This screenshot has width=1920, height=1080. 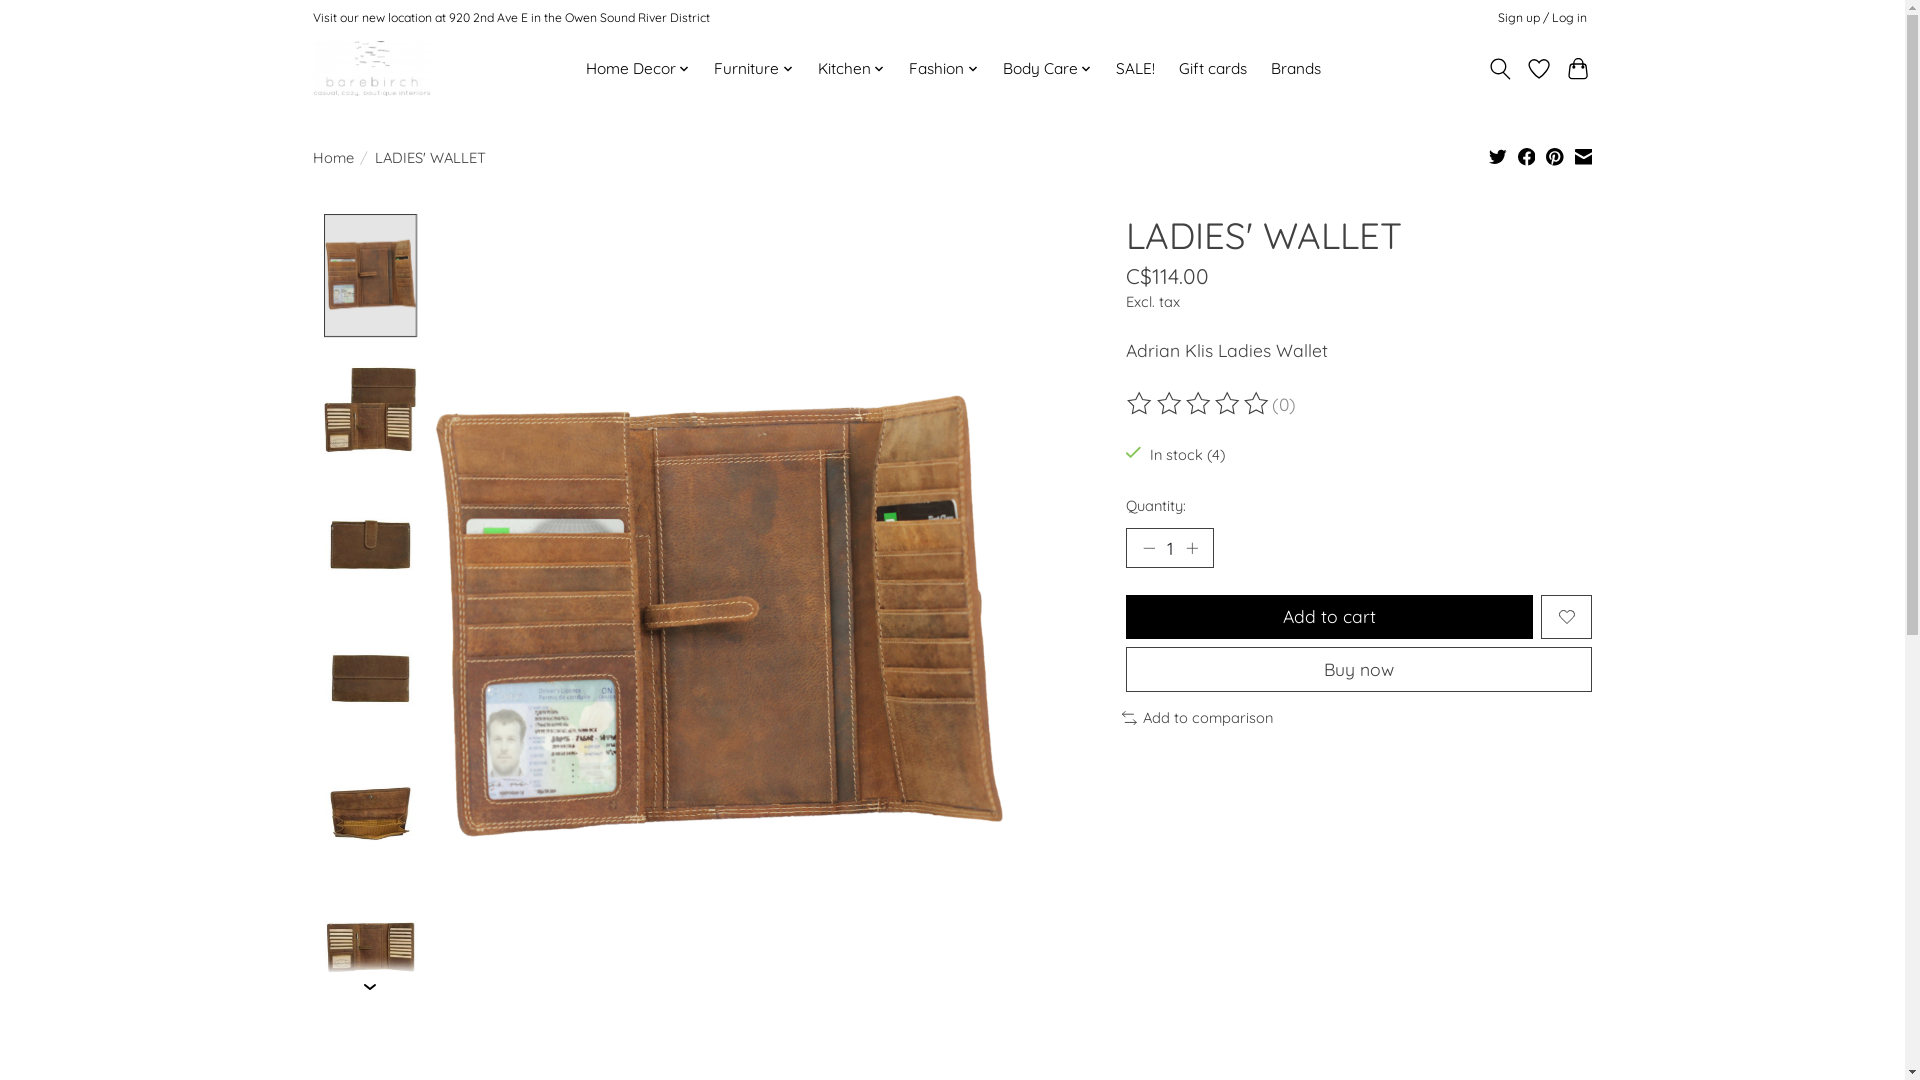 I want to click on 'Buy now', so click(x=1358, y=669).